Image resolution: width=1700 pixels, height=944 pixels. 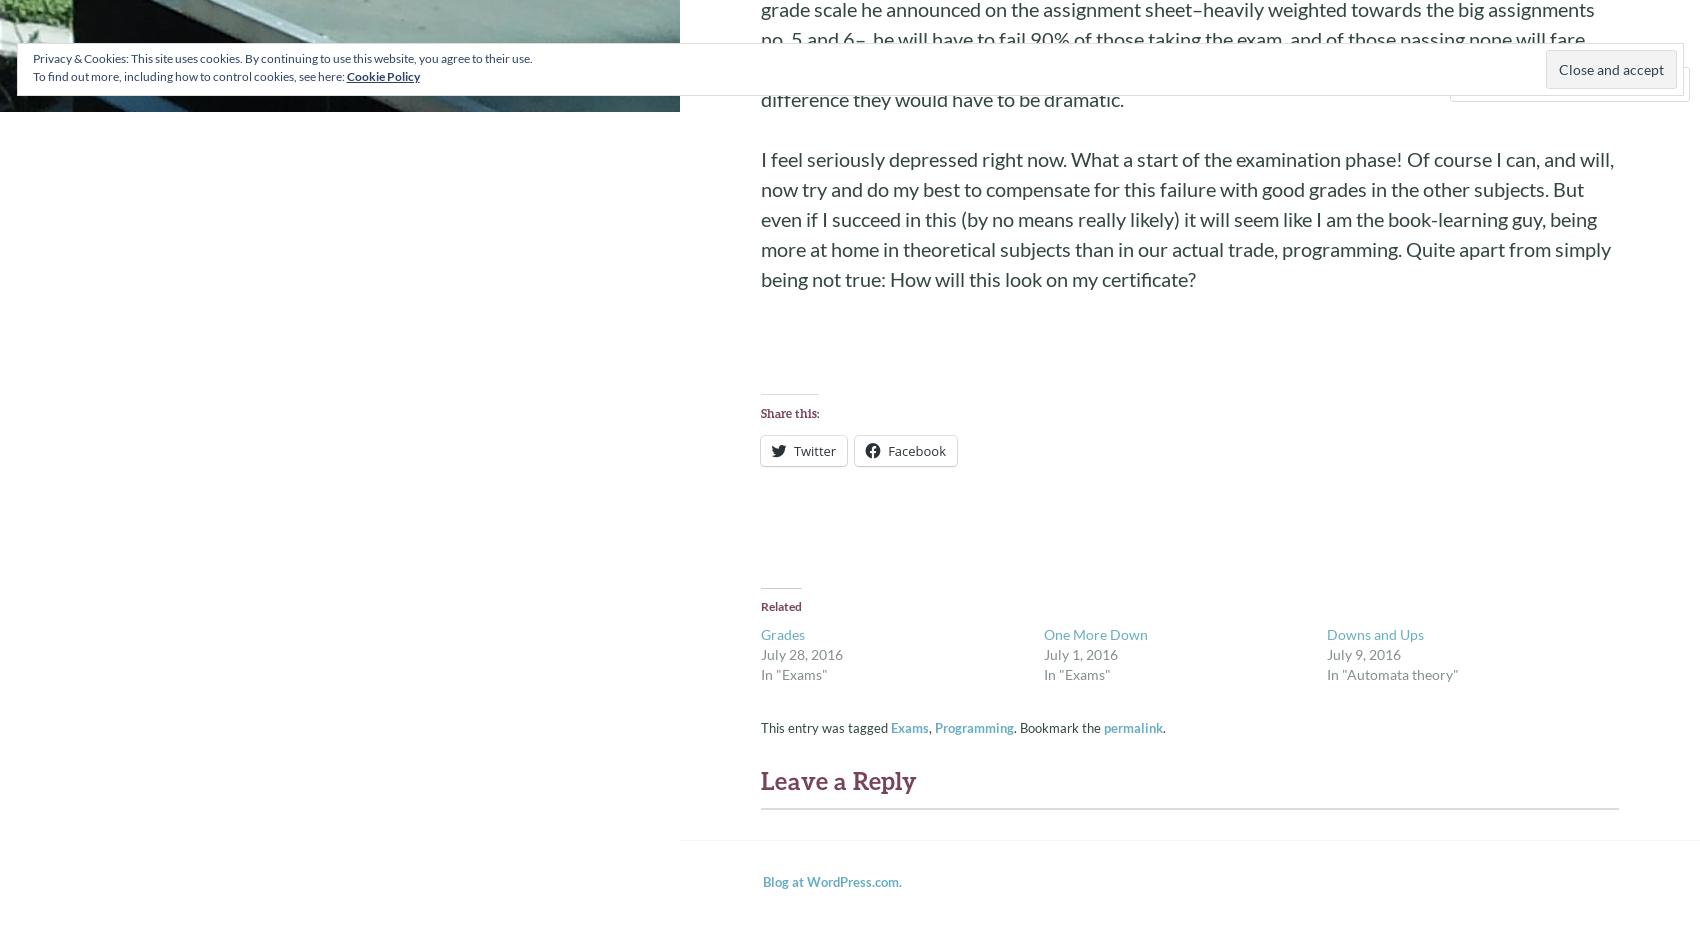 I want to click on 'Share this:', so click(x=788, y=413).